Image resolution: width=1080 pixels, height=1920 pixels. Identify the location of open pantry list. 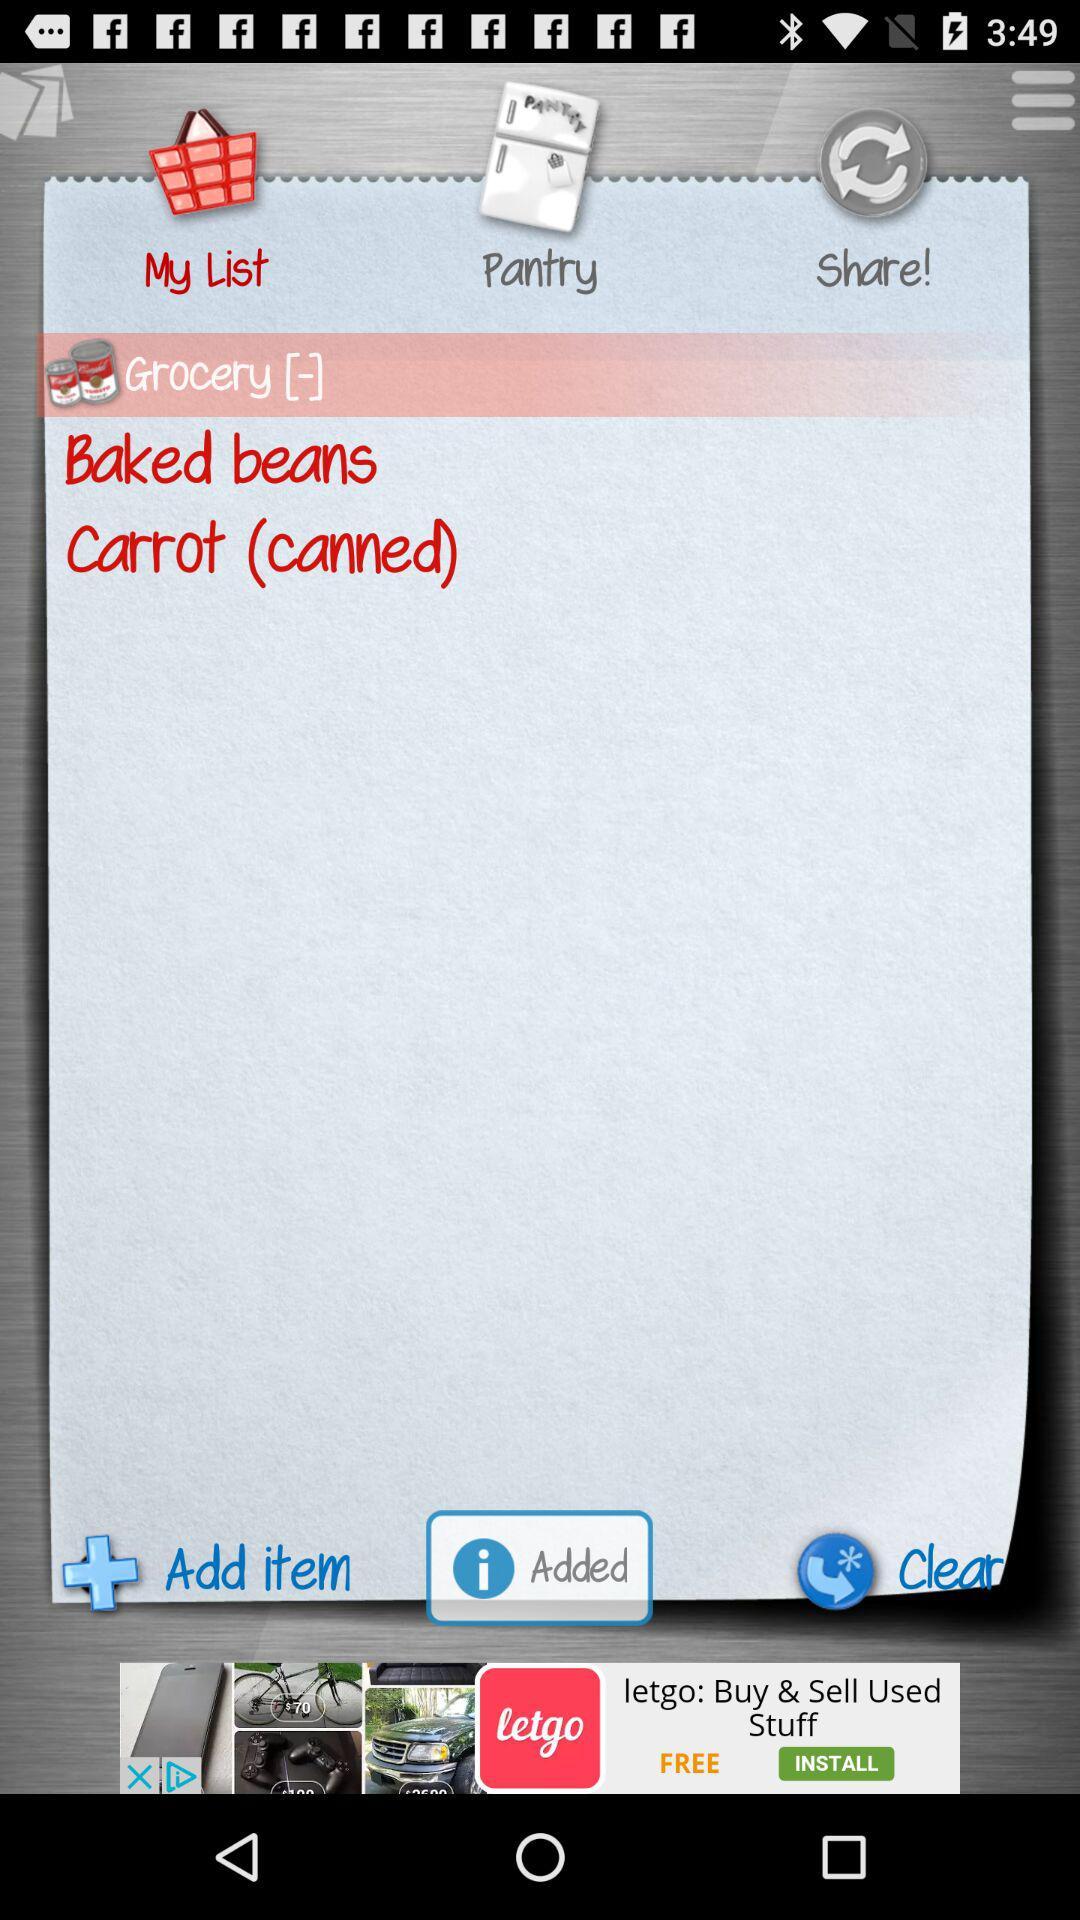
(538, 165).